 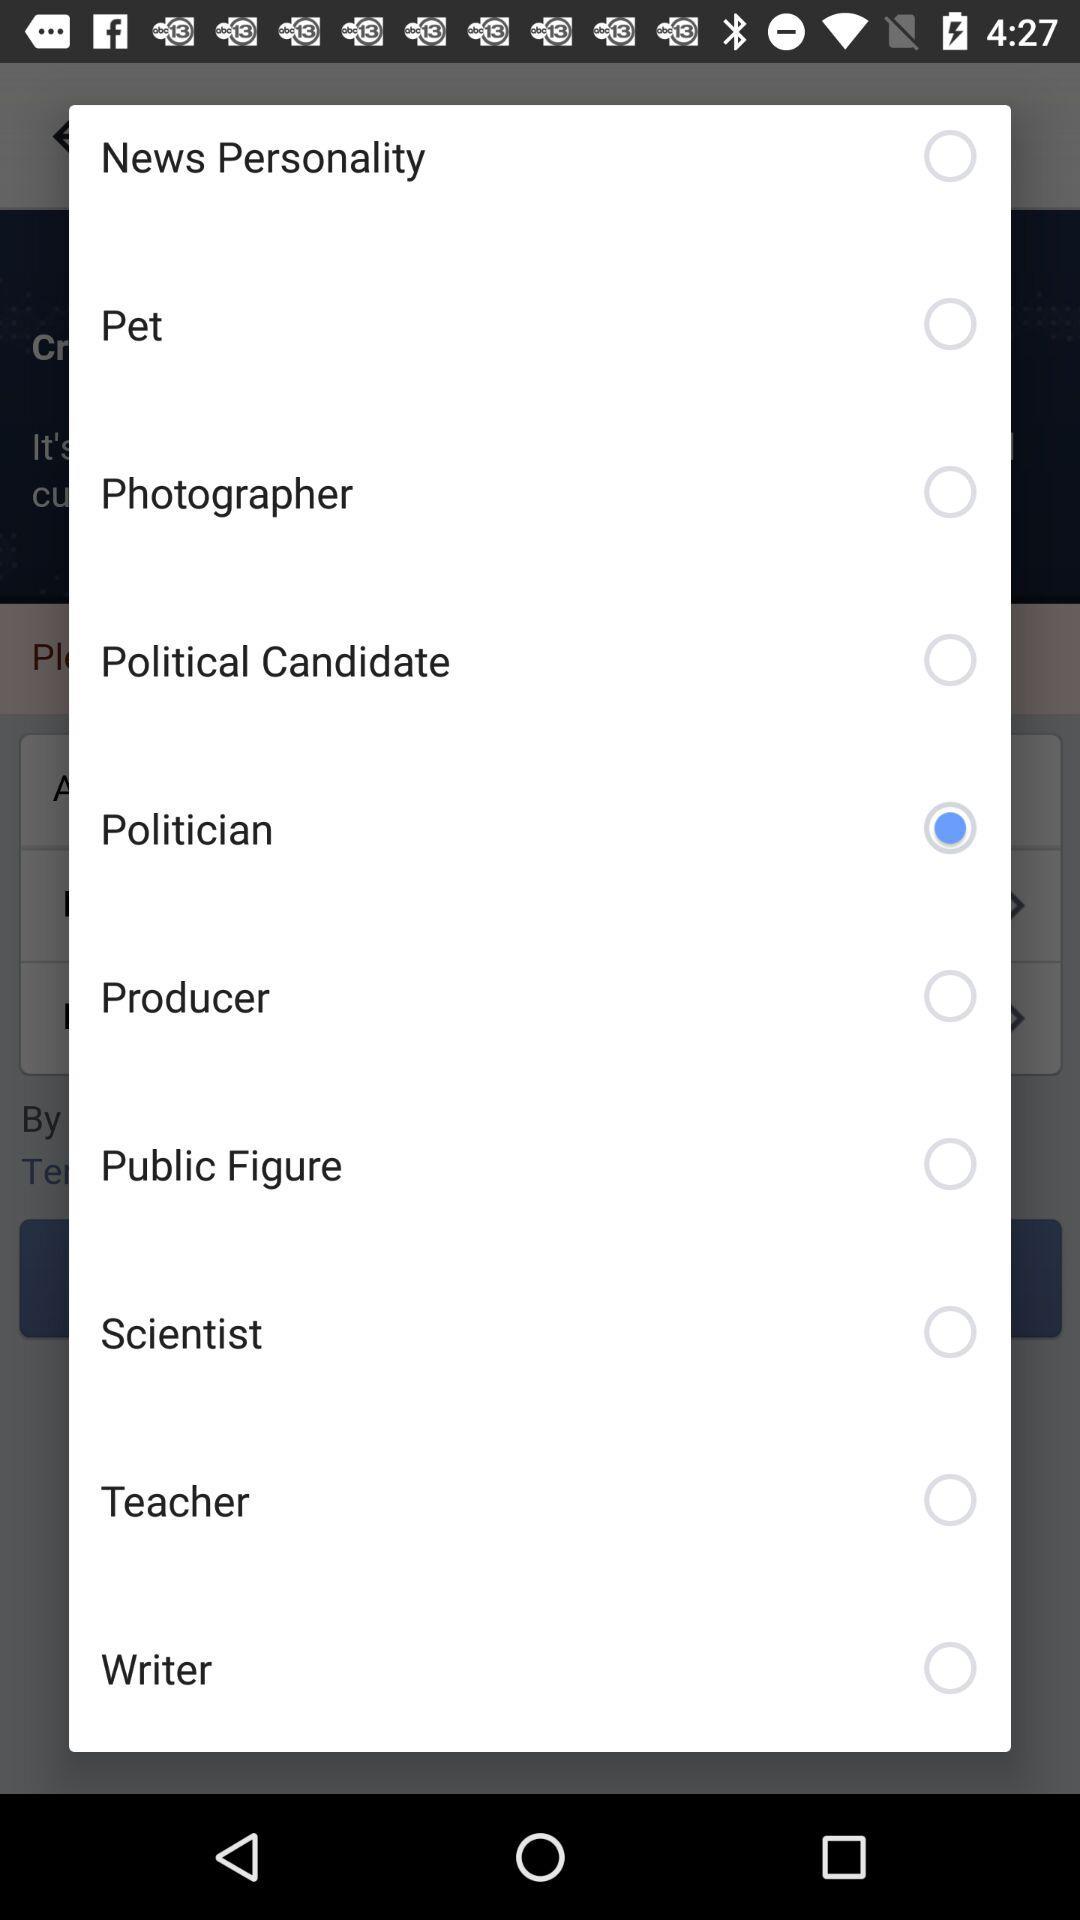 What do you see at coordinates (540, 1499) in the screenshot?
I see `the teacher item` at bounding box center [540, 1499].